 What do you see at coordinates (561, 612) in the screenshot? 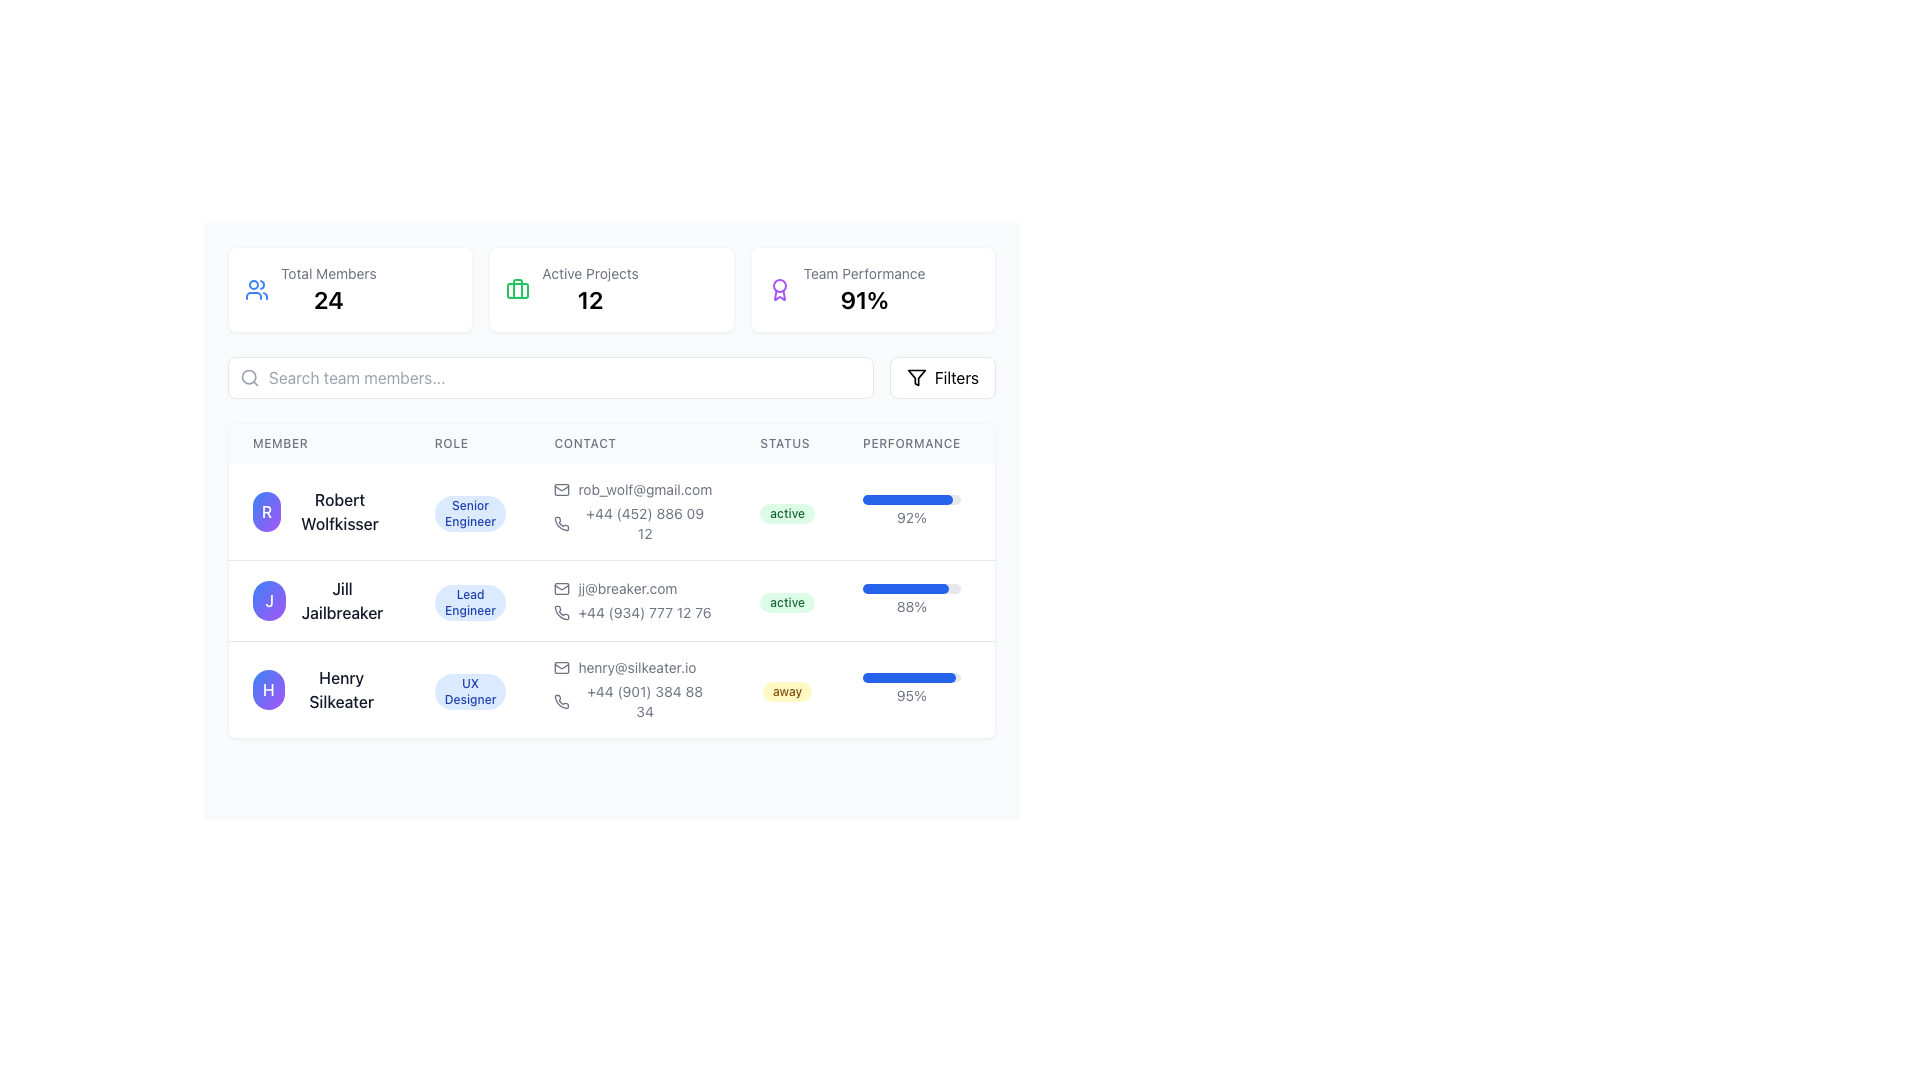
I see `the minimalist gray phone icon located in the 'Contact' column, second row of the table, next to the phone number '+44 (934) 777 12 76'` at bounding box center [561, 612].